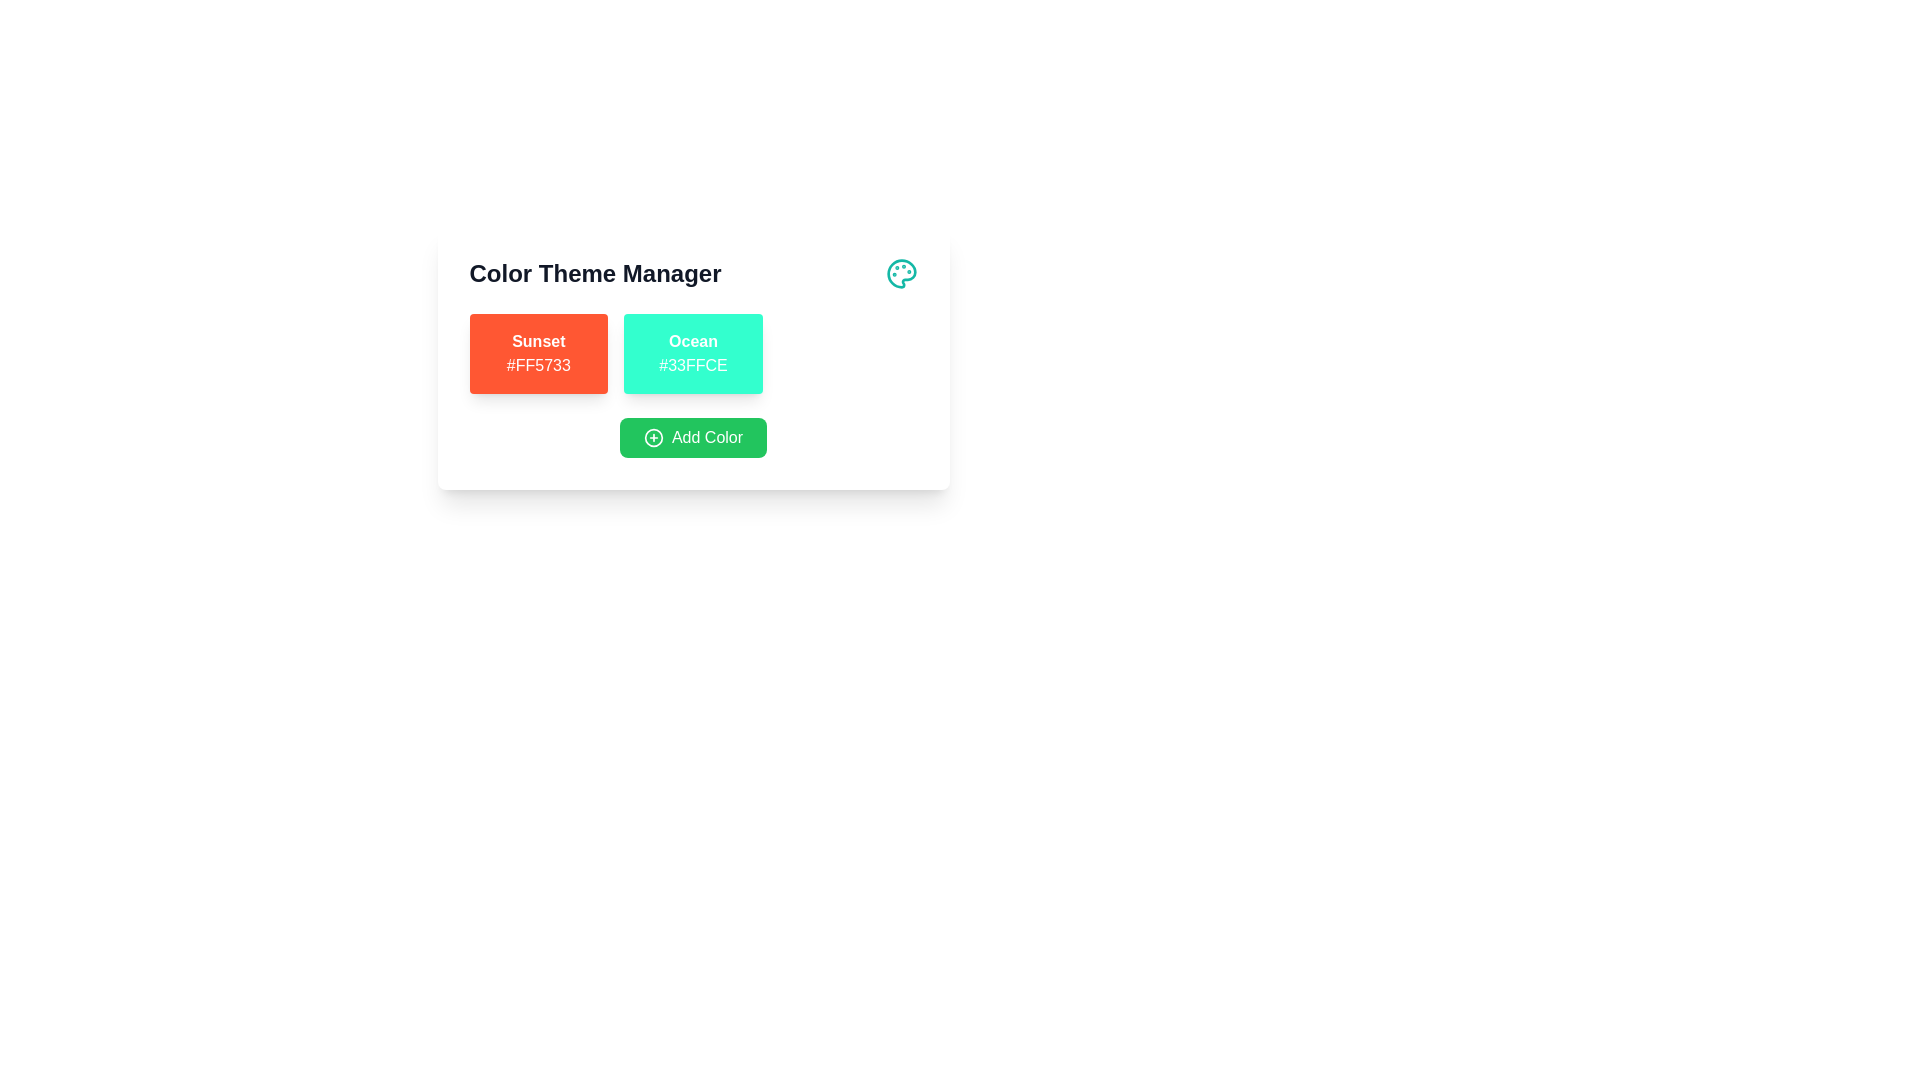 The image size is (1920, 1080). What do you see at coordinates (693, 273) in the screenshot?
I see `the heading text or icon that indicates the purpose of managing color themes, located at the top of the section` at bounding box center [693, 273].